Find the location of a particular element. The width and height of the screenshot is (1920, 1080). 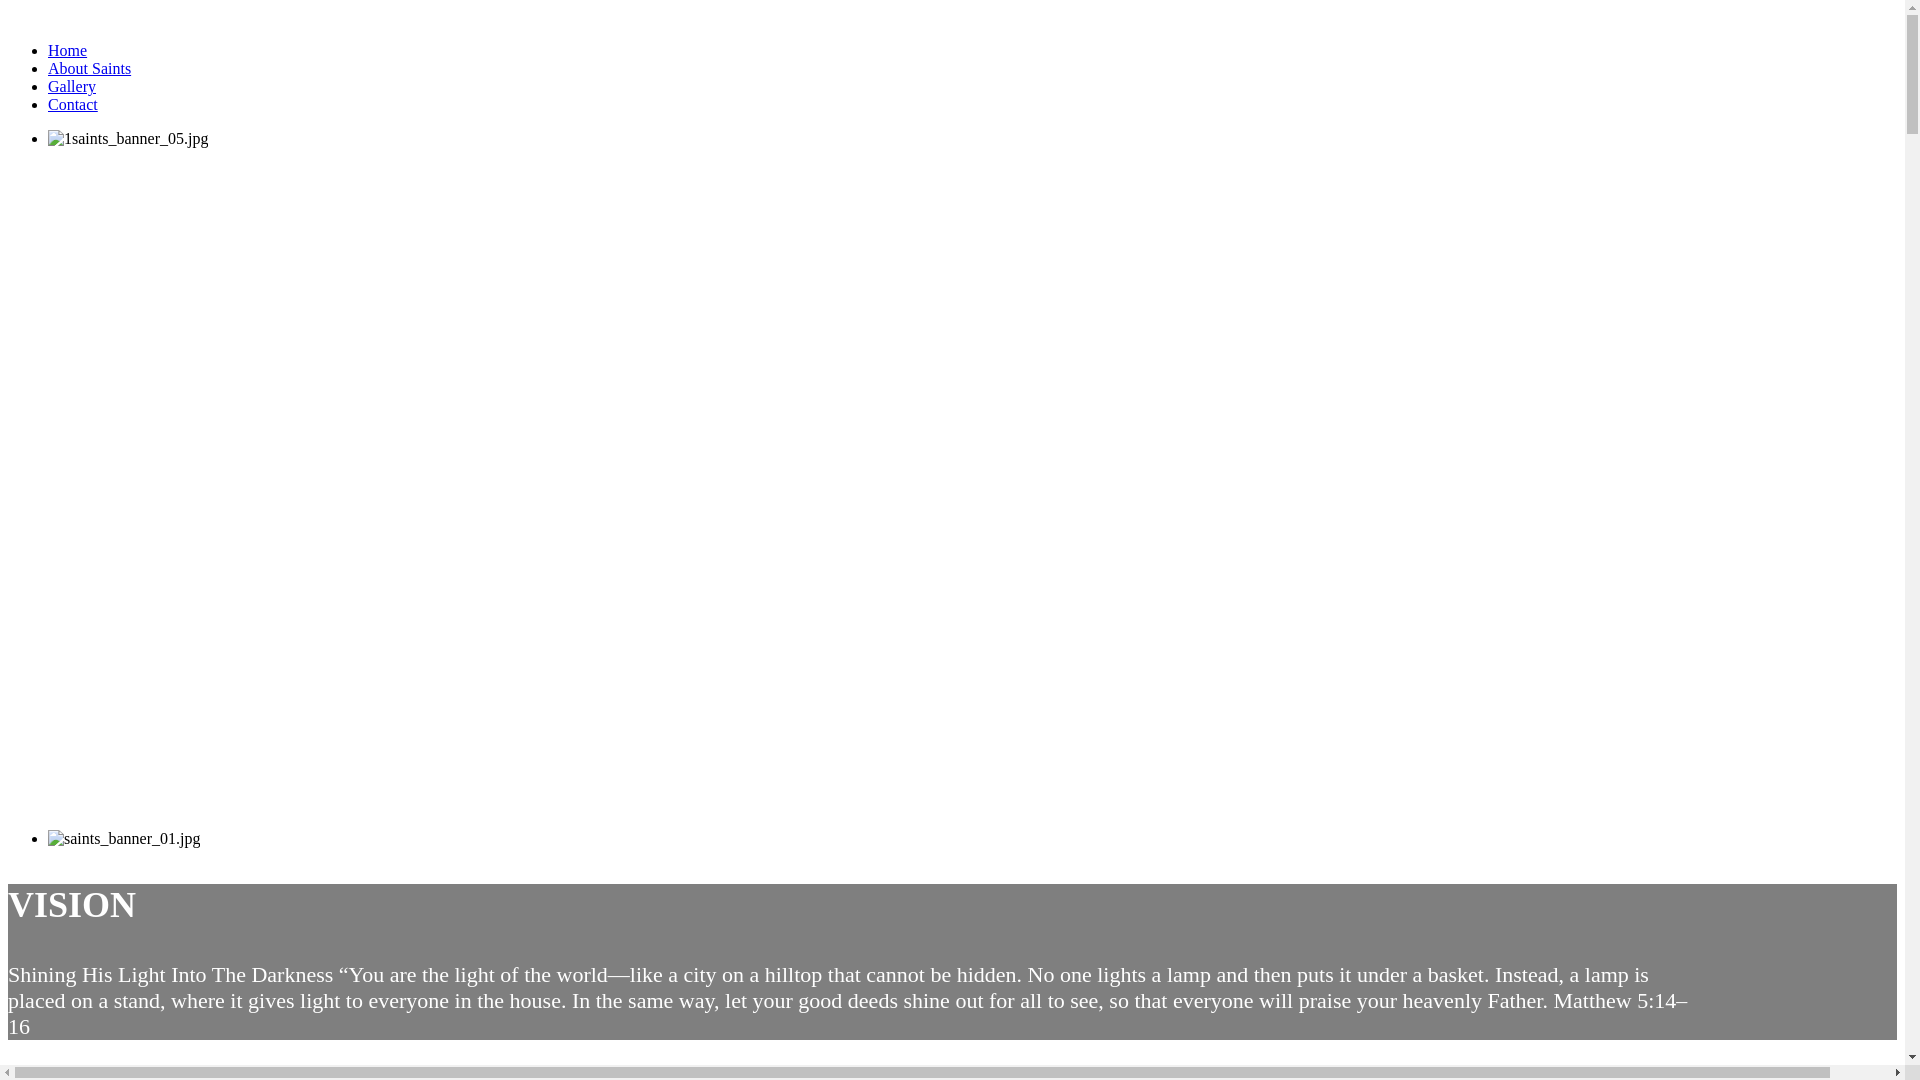

'Gallery' is located at coordinates (72, 85).